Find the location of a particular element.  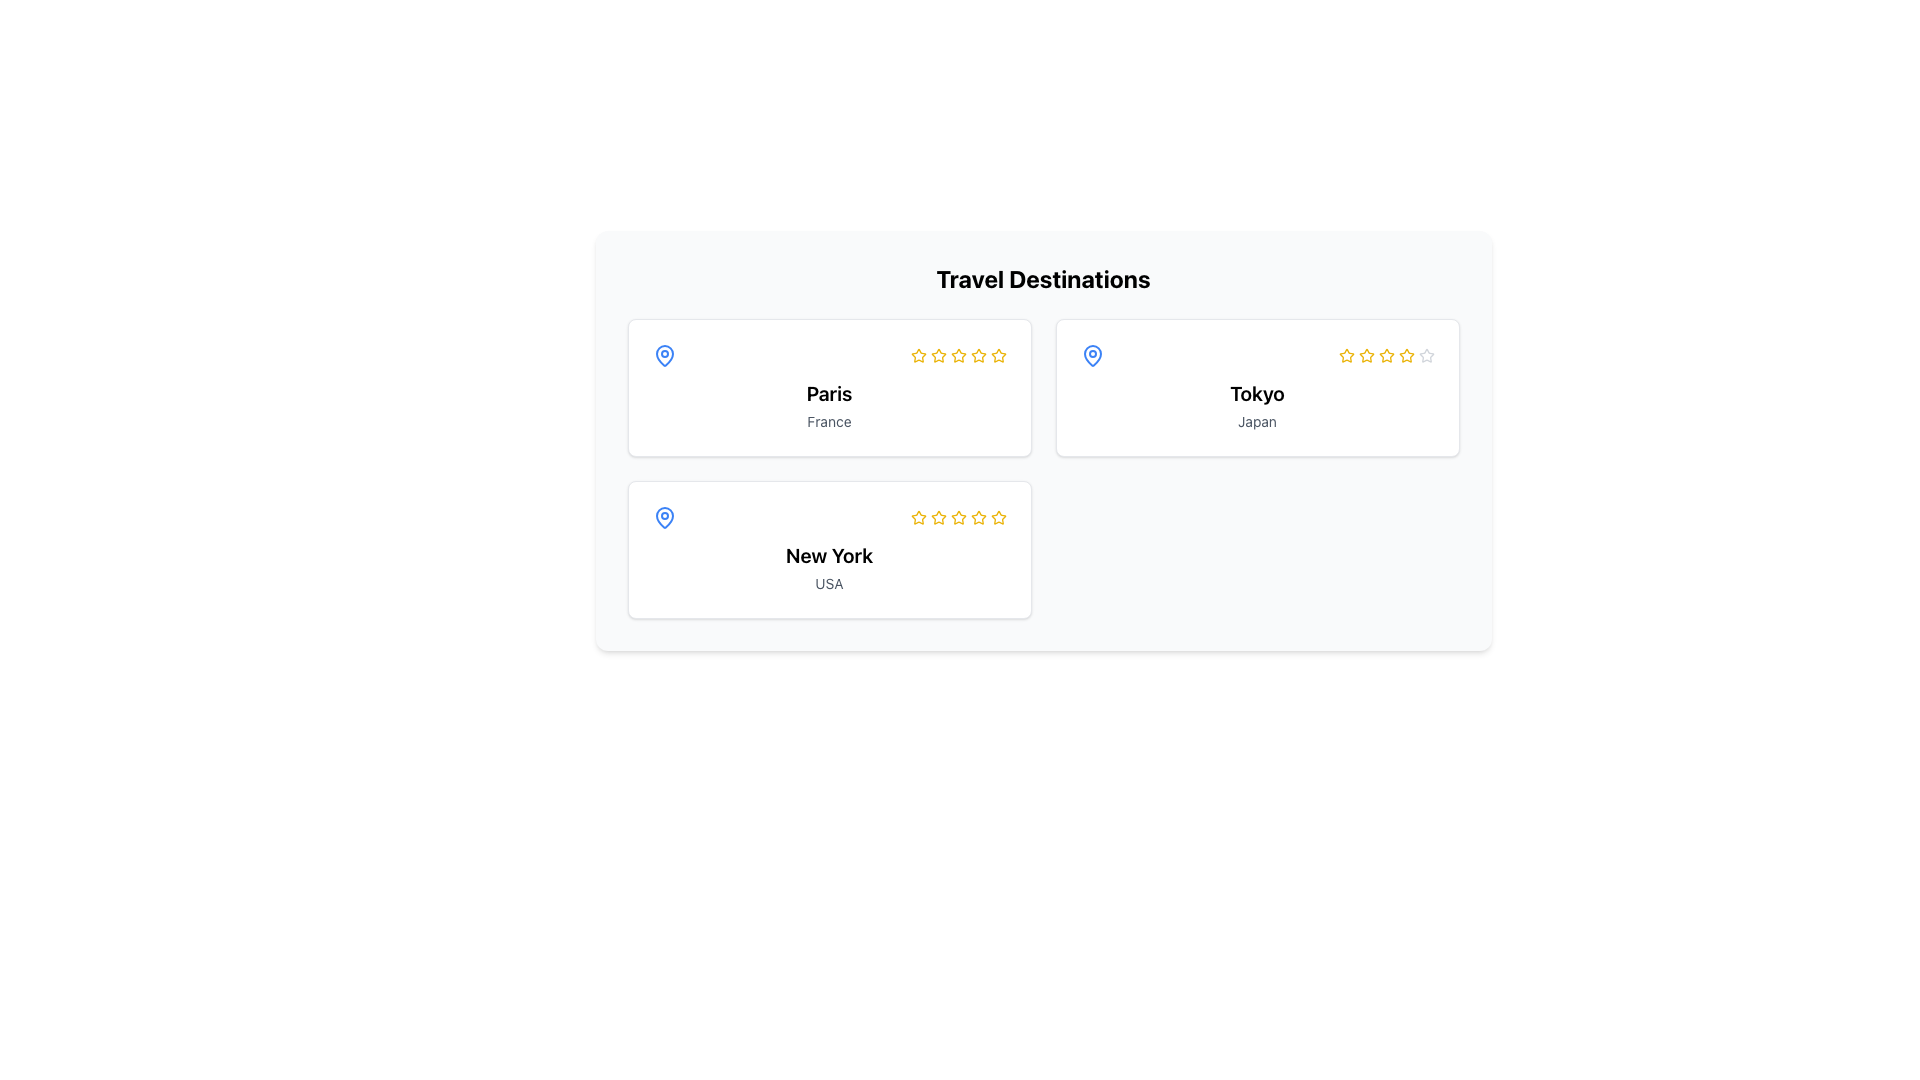

the first star icon in the rating section of the 'Paris, France' card is located at coordinates (937, 354).